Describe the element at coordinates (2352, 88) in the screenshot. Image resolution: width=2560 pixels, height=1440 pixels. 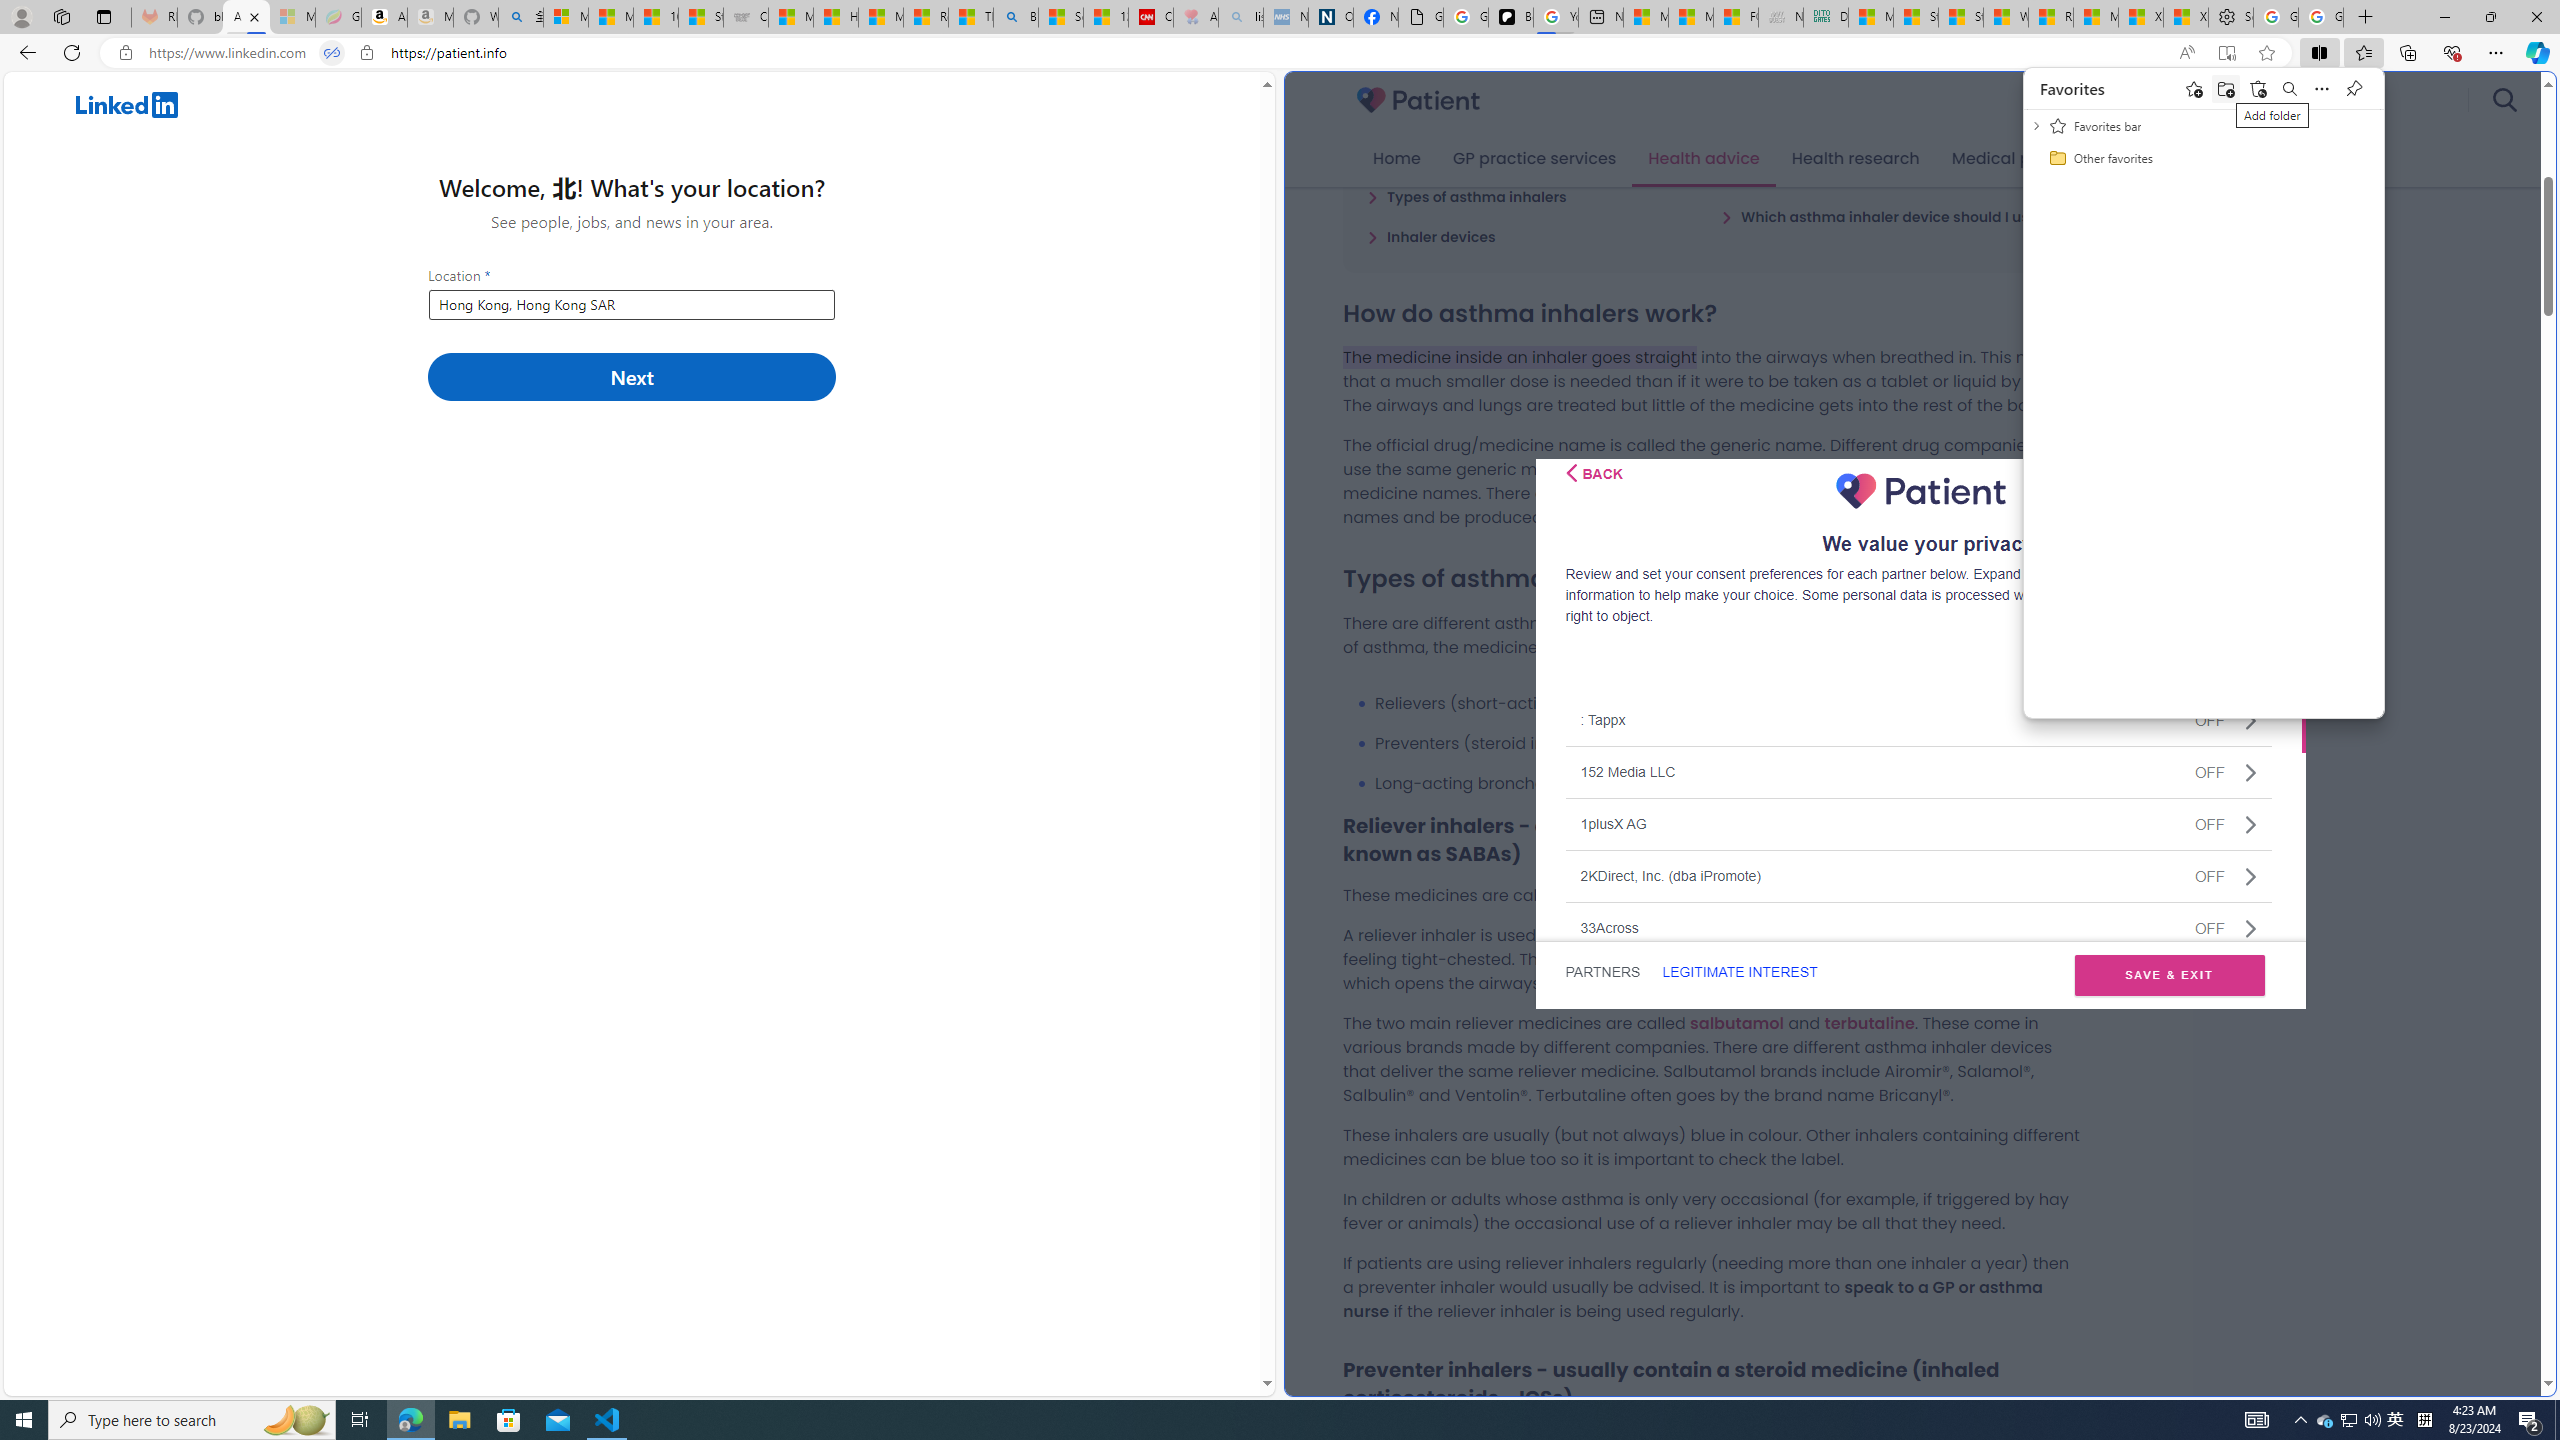
I see `'Pin favorites'` at that location.